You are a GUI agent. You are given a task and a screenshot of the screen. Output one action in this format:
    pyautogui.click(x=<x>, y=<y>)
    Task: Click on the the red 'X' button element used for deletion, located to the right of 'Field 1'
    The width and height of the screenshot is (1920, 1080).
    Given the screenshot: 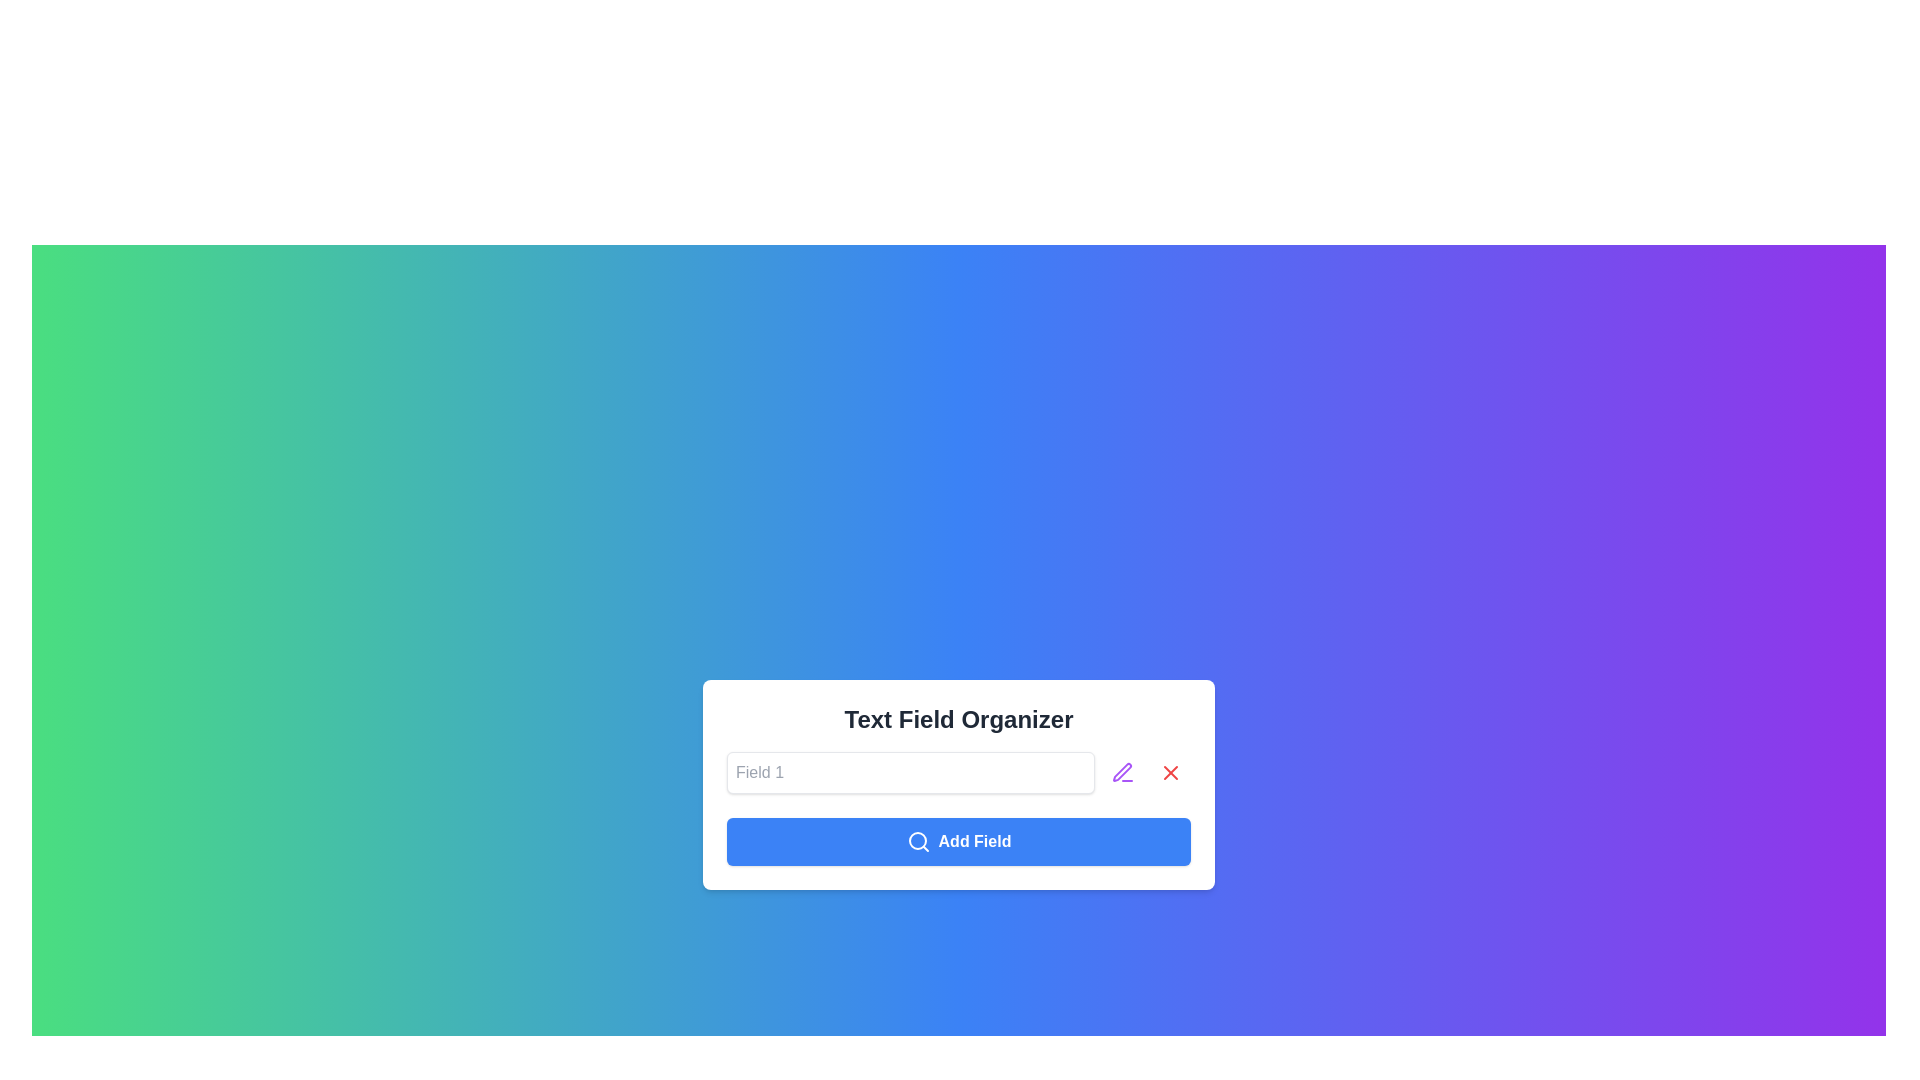 What is the action you would take?
    pyautogui.click(x=1171, y=771)
    